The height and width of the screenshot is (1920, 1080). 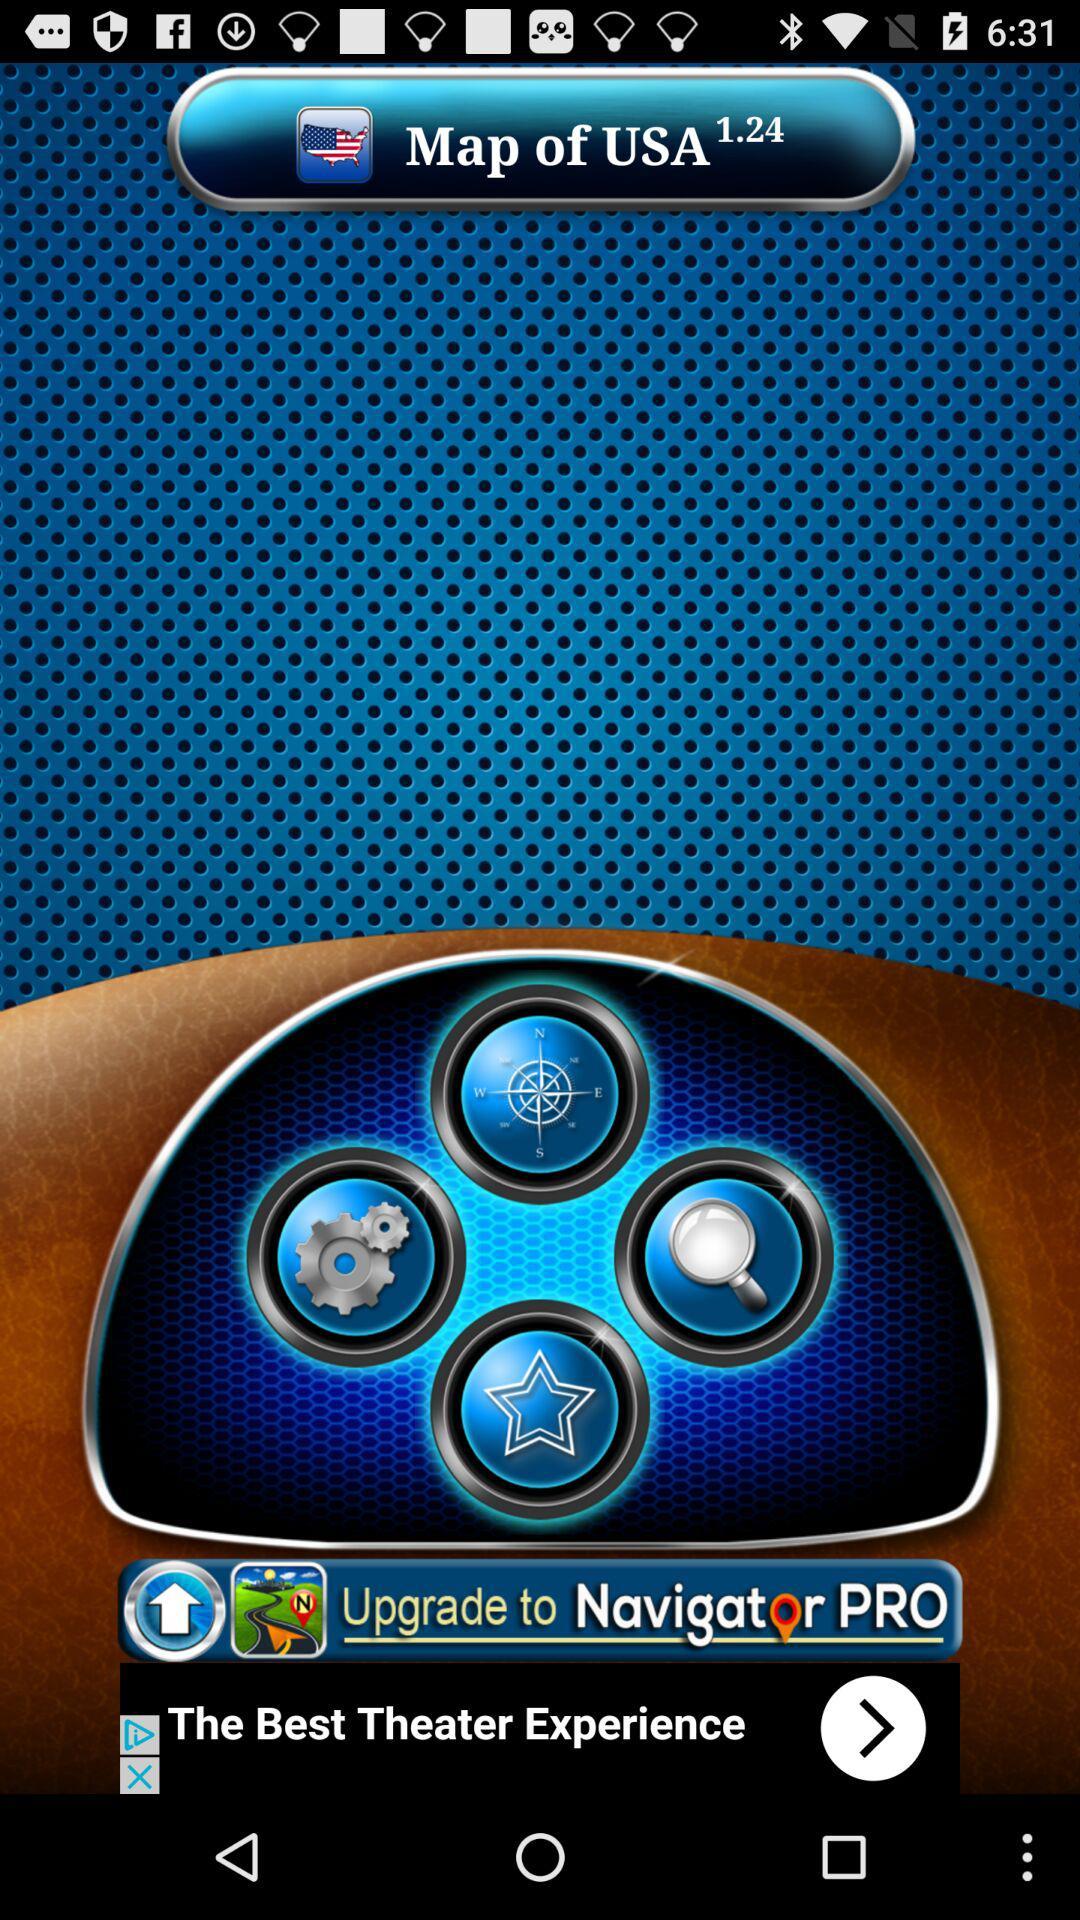 I want to click on settings option, so click(x=354, y=1256).